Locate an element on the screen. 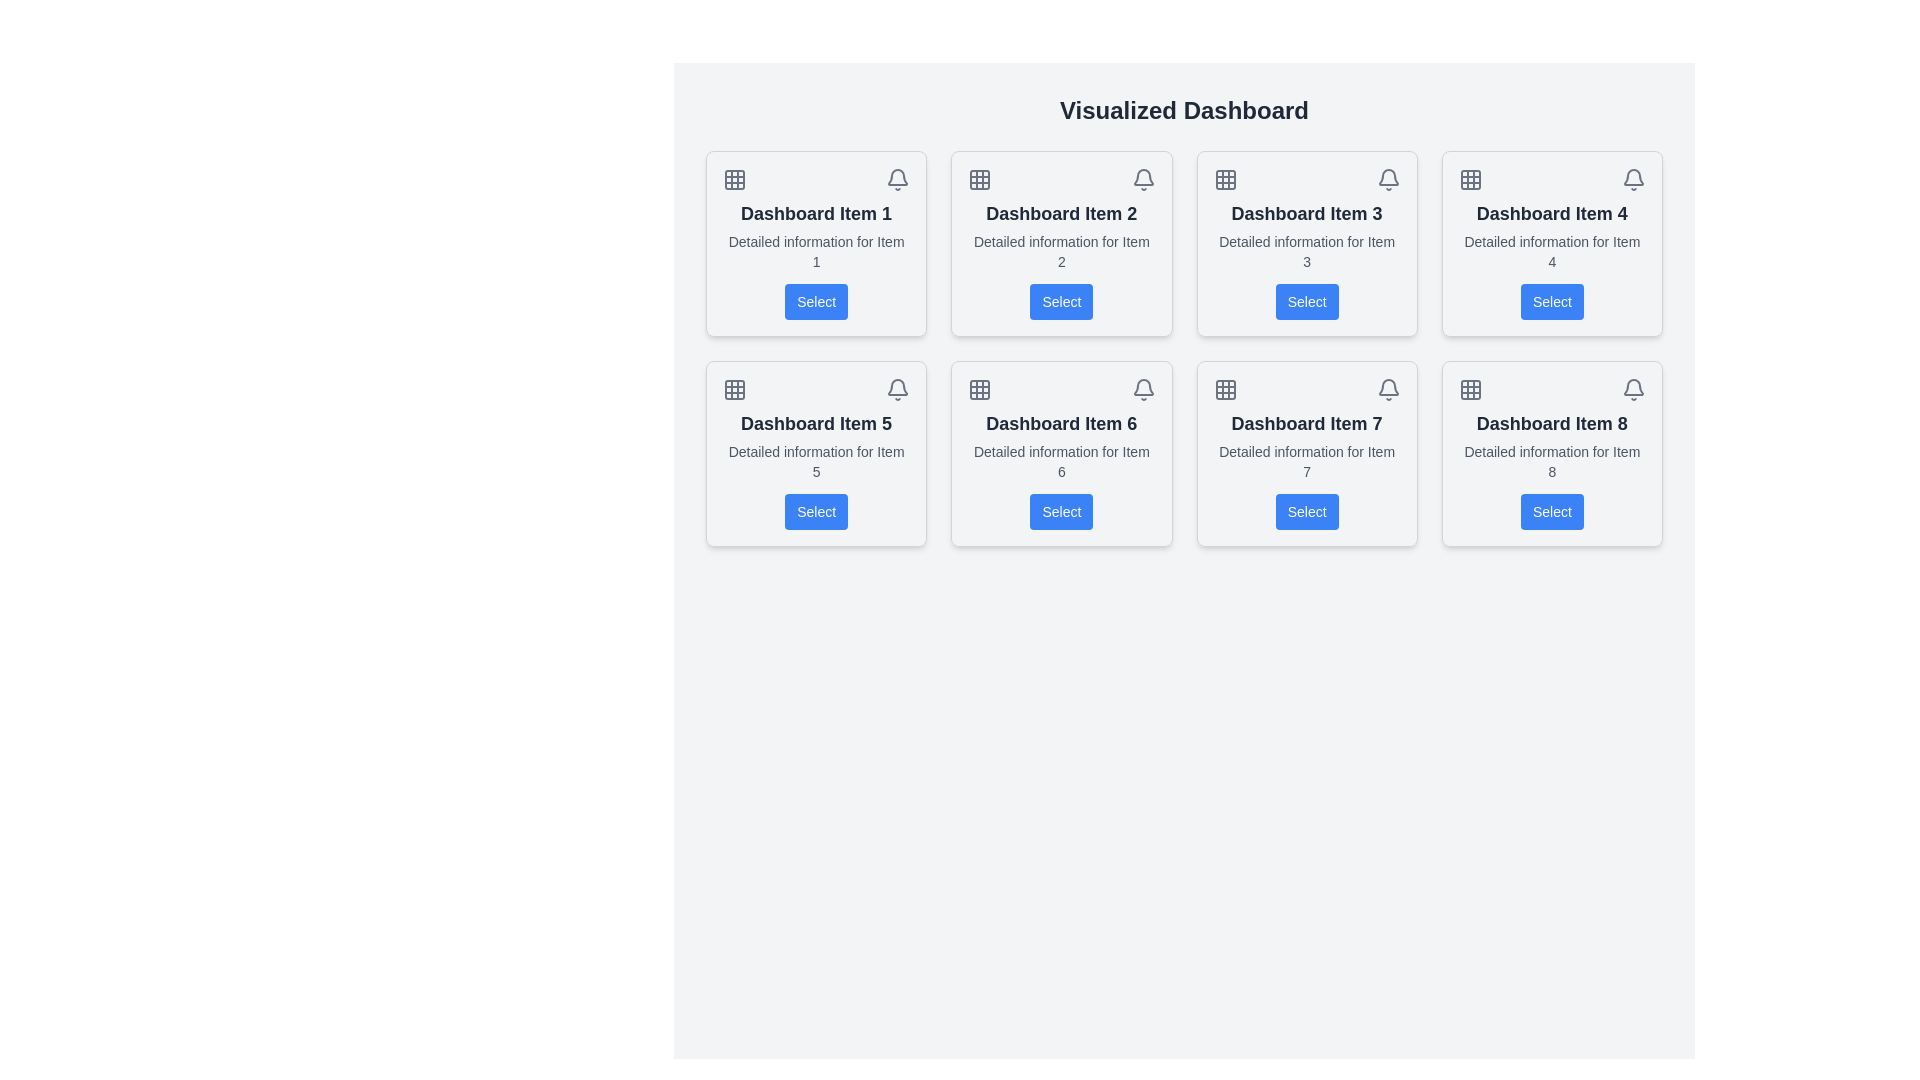 This screenshot has width=1920, height=1080. description provided by the text label located under 'Dashboard Item 7' and above the 'Select' button in the seventh dashboard item is located at coordinates (1307, 462).